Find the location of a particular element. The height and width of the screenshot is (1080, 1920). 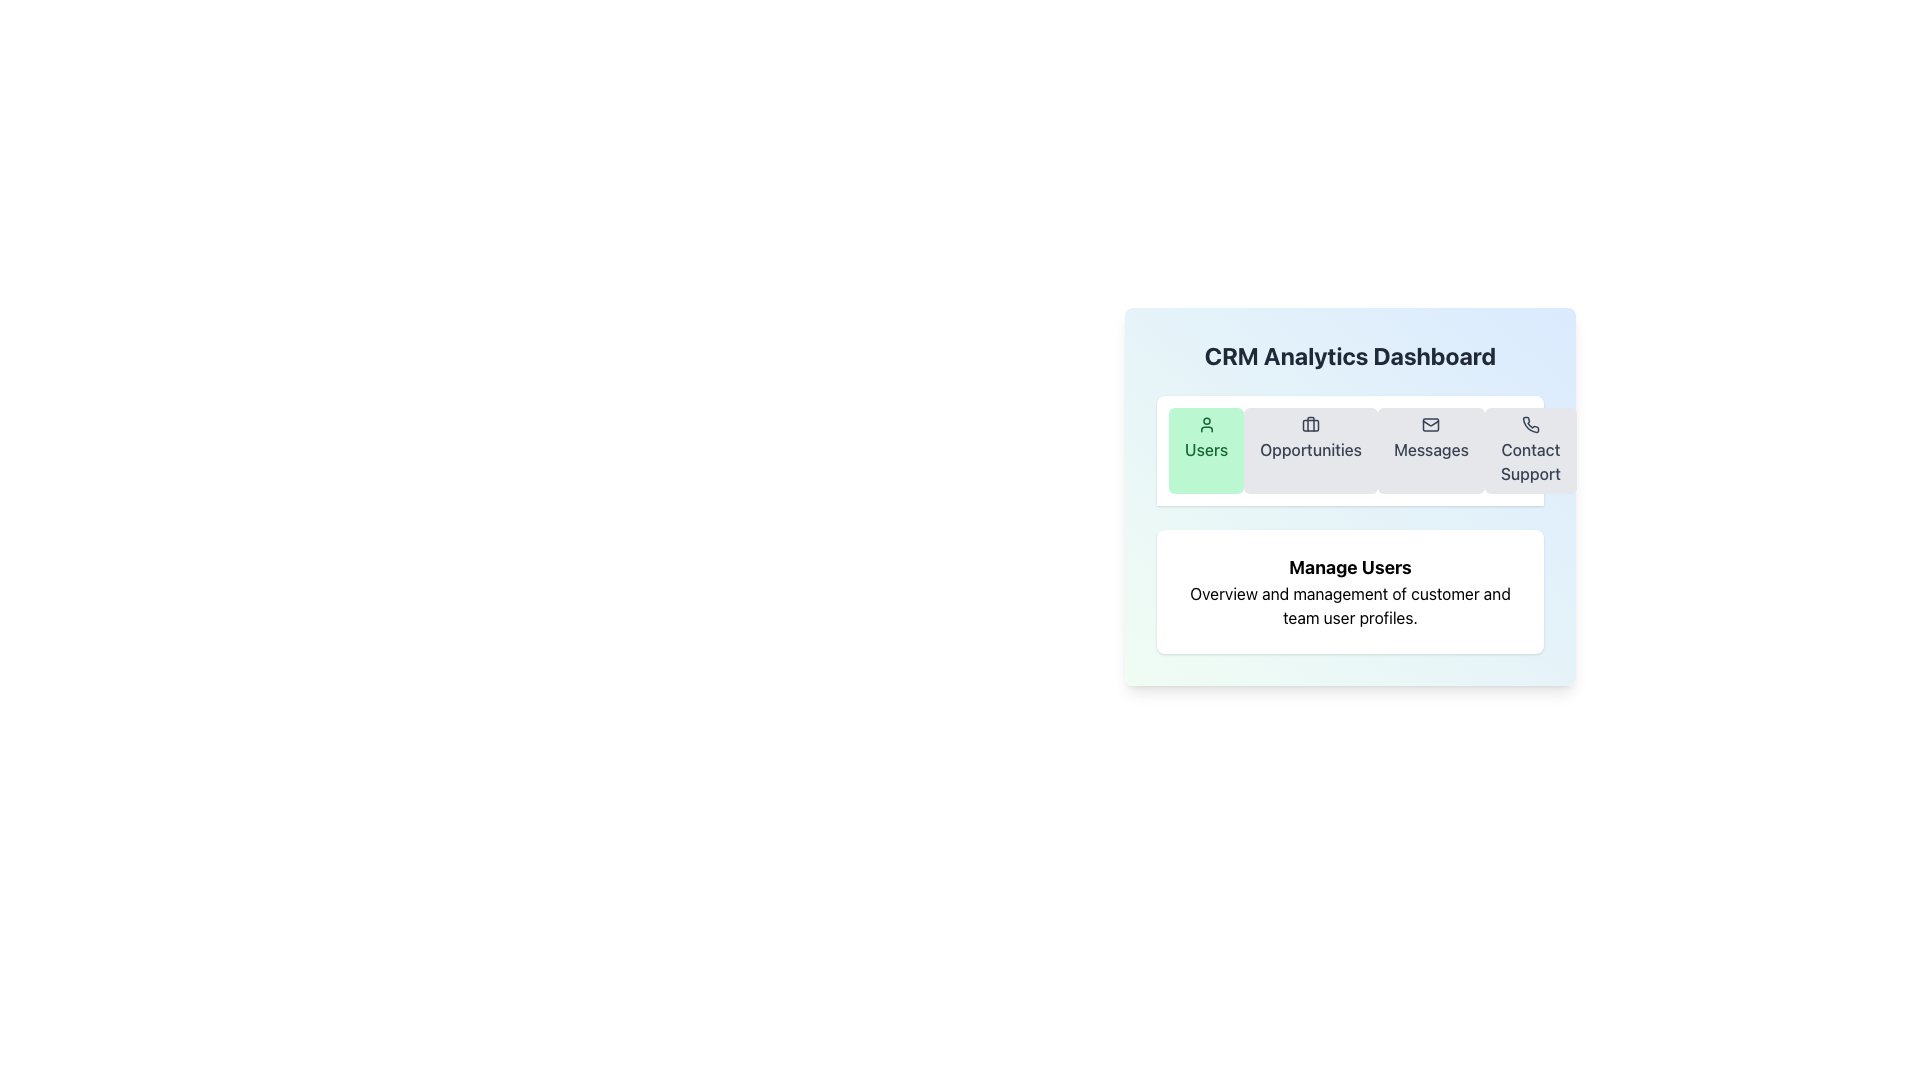

the interactive support button located at the far right of a row of four buttons, adjacent to the 'Messages' button is located at coordinates (1529, 451).